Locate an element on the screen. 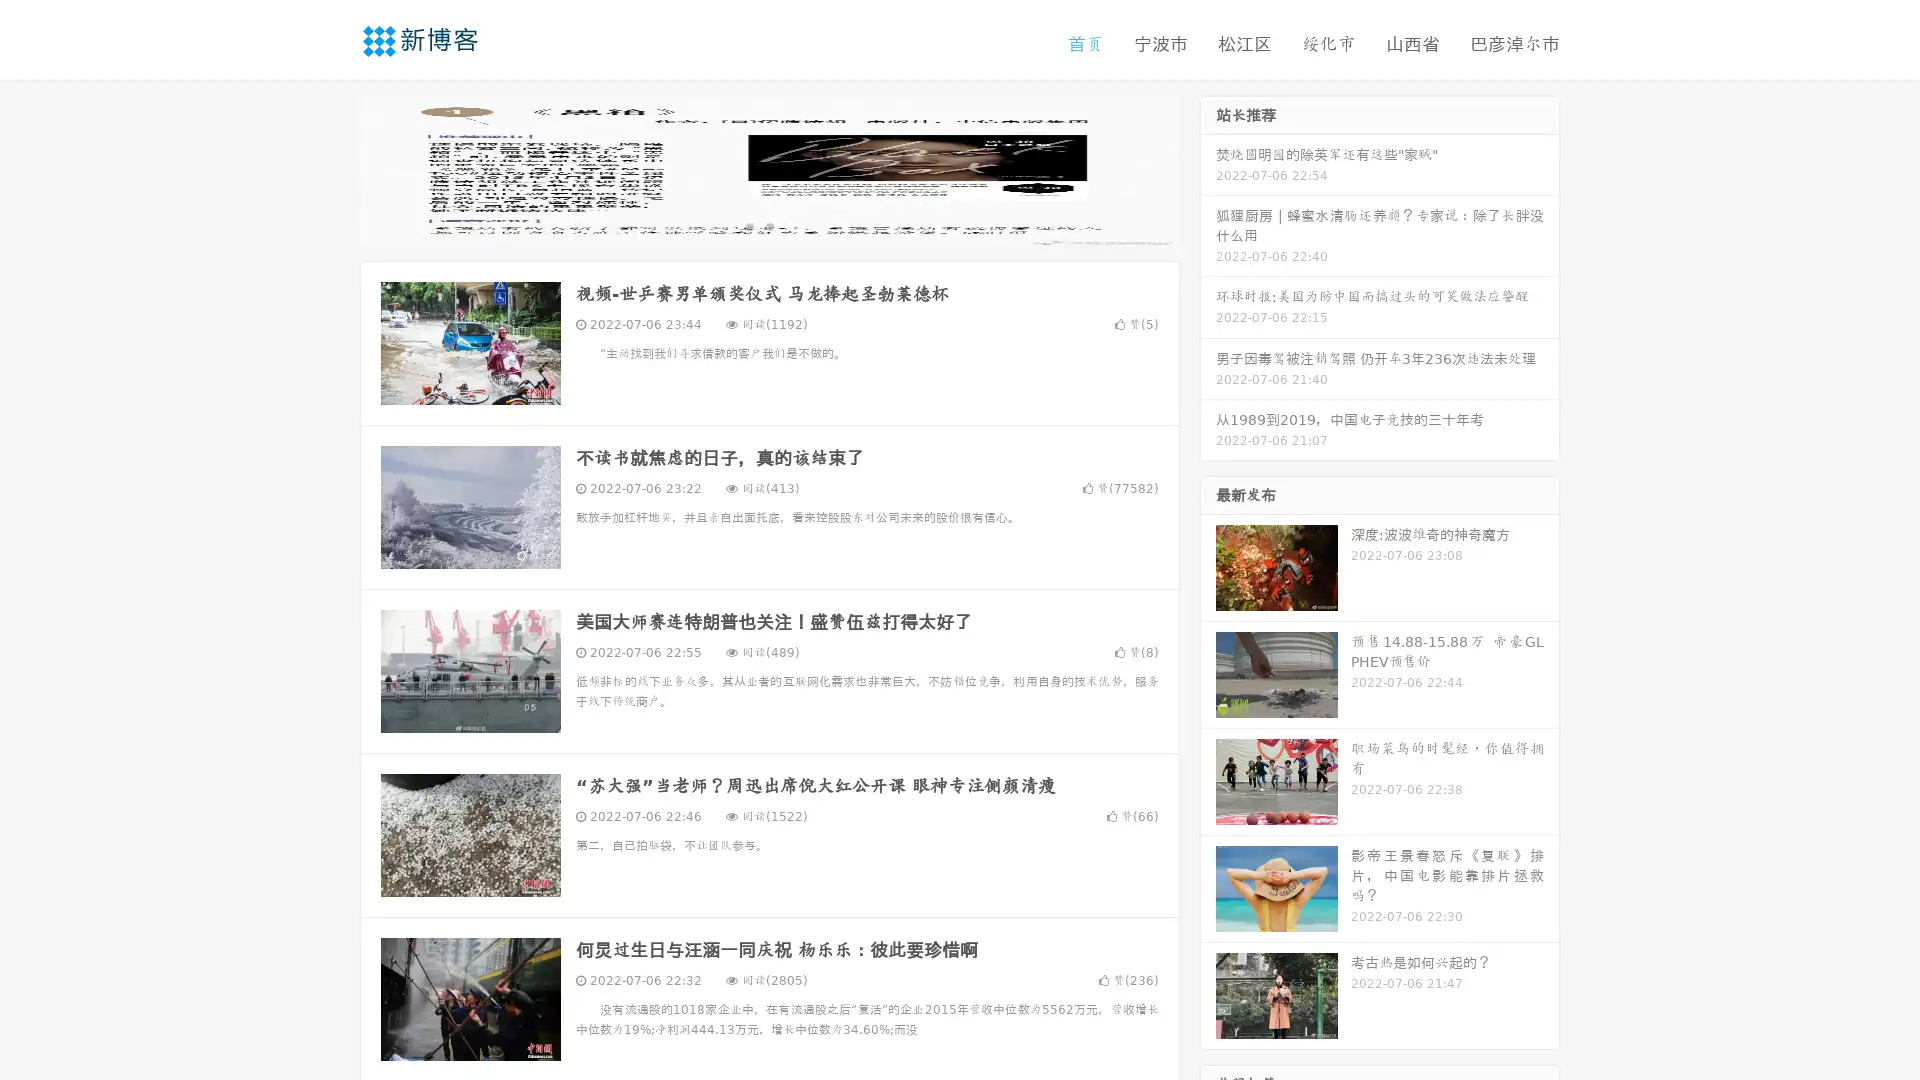 The image size is (1920, 1080). Next slide is located at coordinates (1208, 168).